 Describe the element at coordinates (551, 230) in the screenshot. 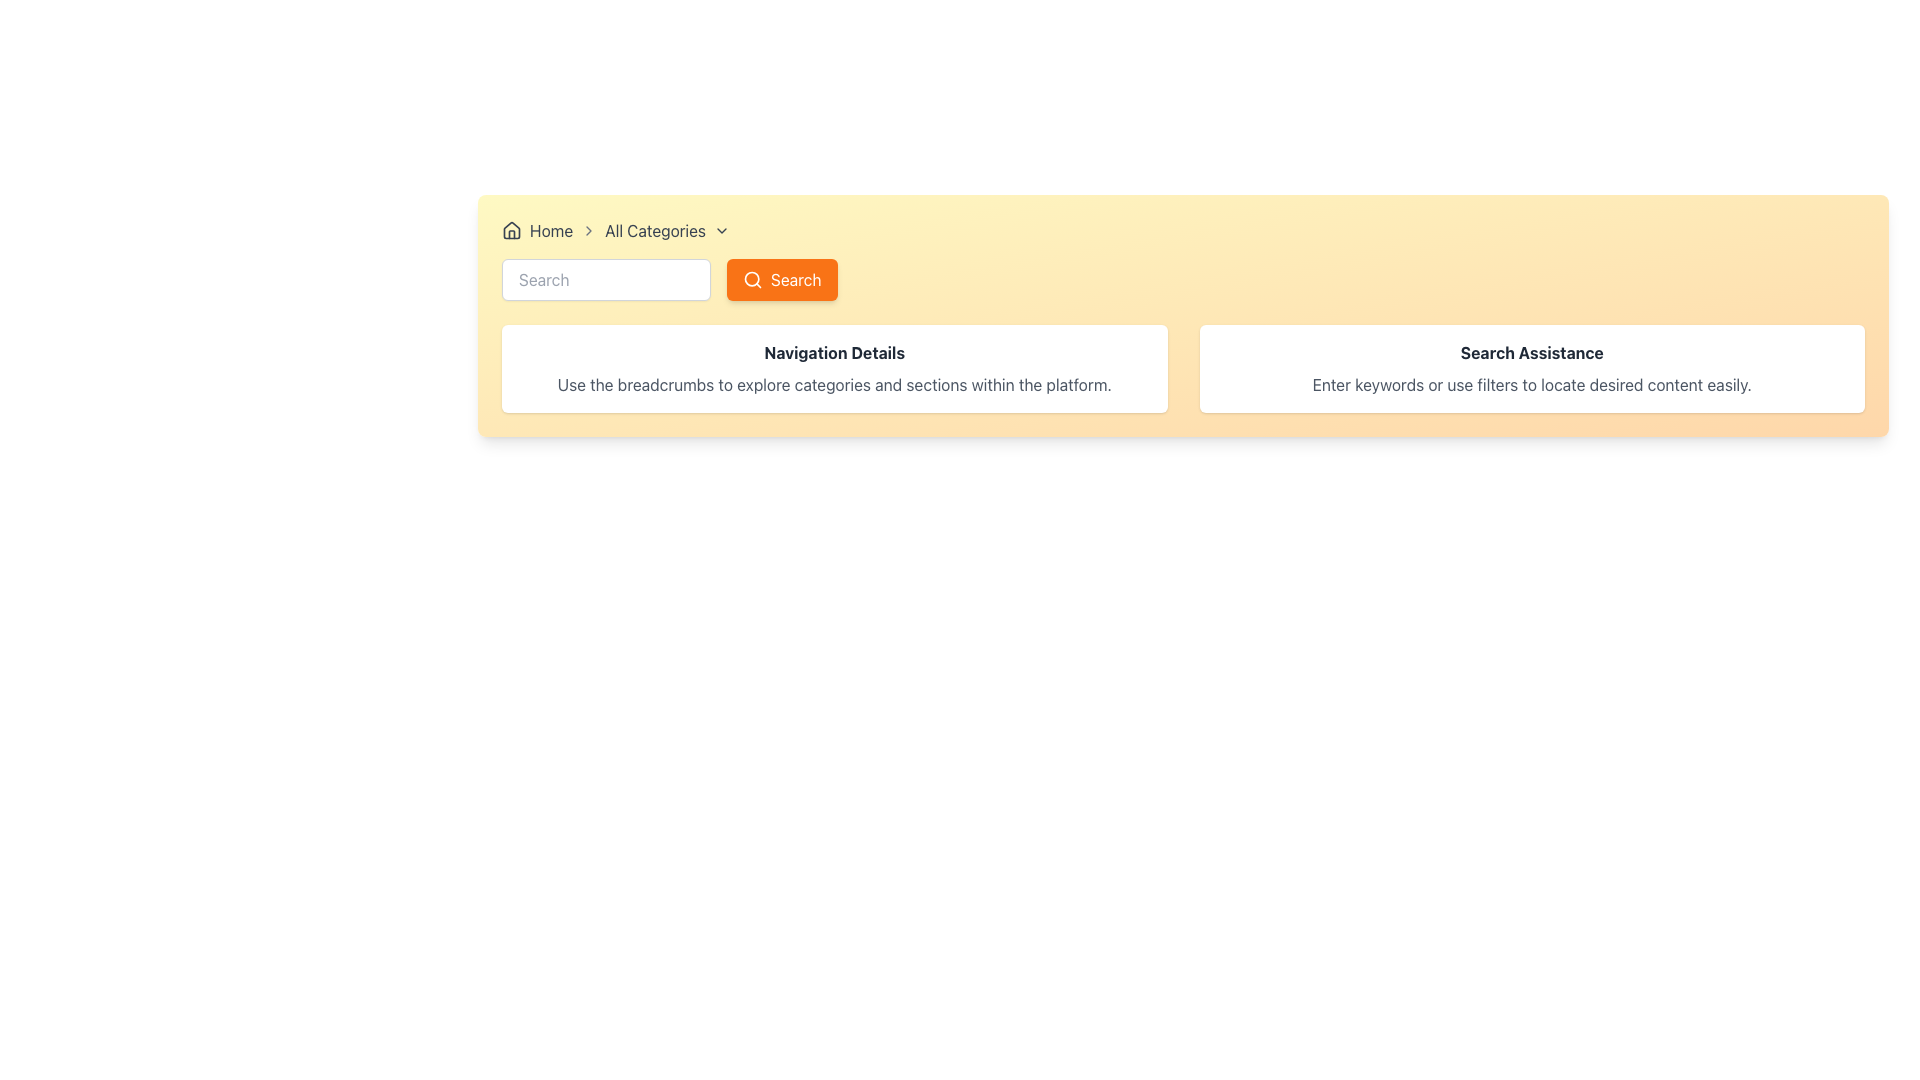

I see `the 'Home' text label, which is part of the breadcrumb navigation section and is located to the right of the house-shaped icon` at that location.